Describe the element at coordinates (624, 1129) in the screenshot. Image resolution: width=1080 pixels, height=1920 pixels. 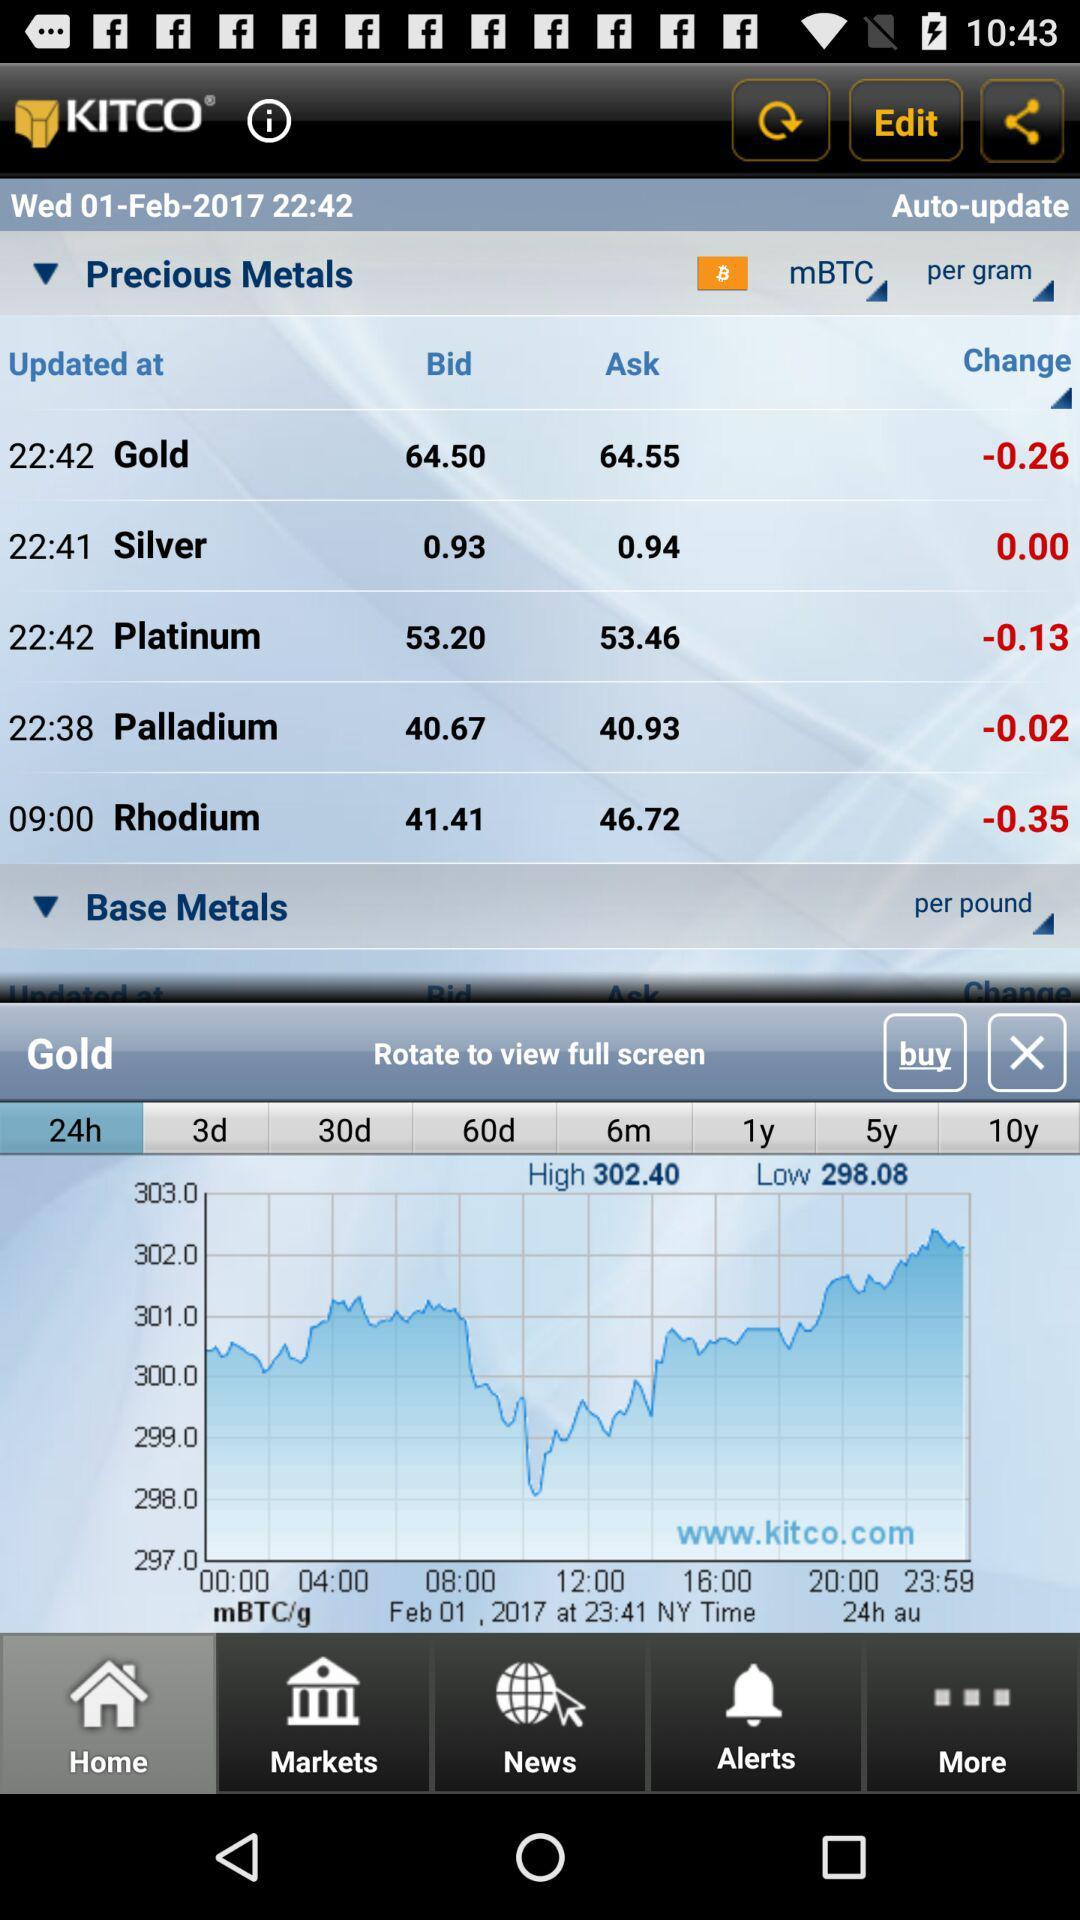
I see `the radio button to the right of 60d radio button` at that location.